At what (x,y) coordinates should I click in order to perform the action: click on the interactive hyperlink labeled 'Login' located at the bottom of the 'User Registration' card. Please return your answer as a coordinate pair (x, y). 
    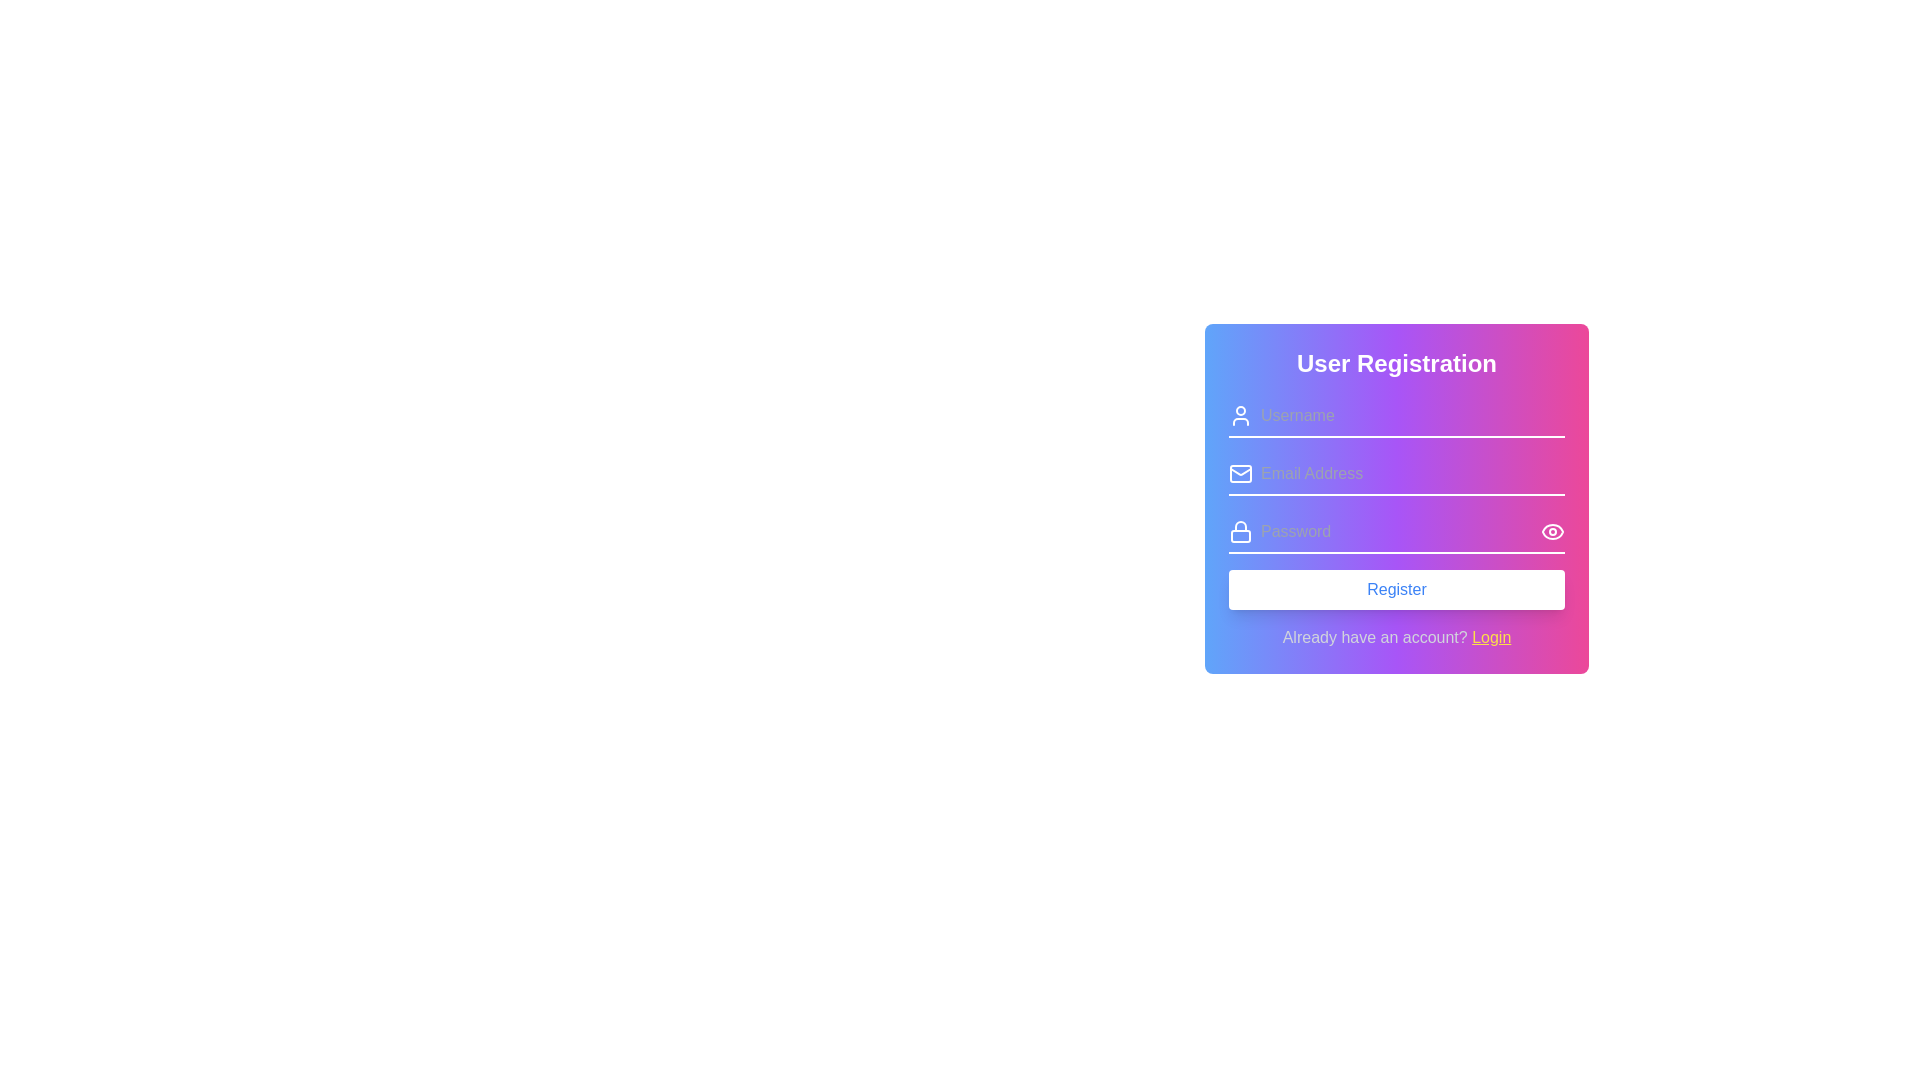
    Looking at the image, I should click on (1395, 637).